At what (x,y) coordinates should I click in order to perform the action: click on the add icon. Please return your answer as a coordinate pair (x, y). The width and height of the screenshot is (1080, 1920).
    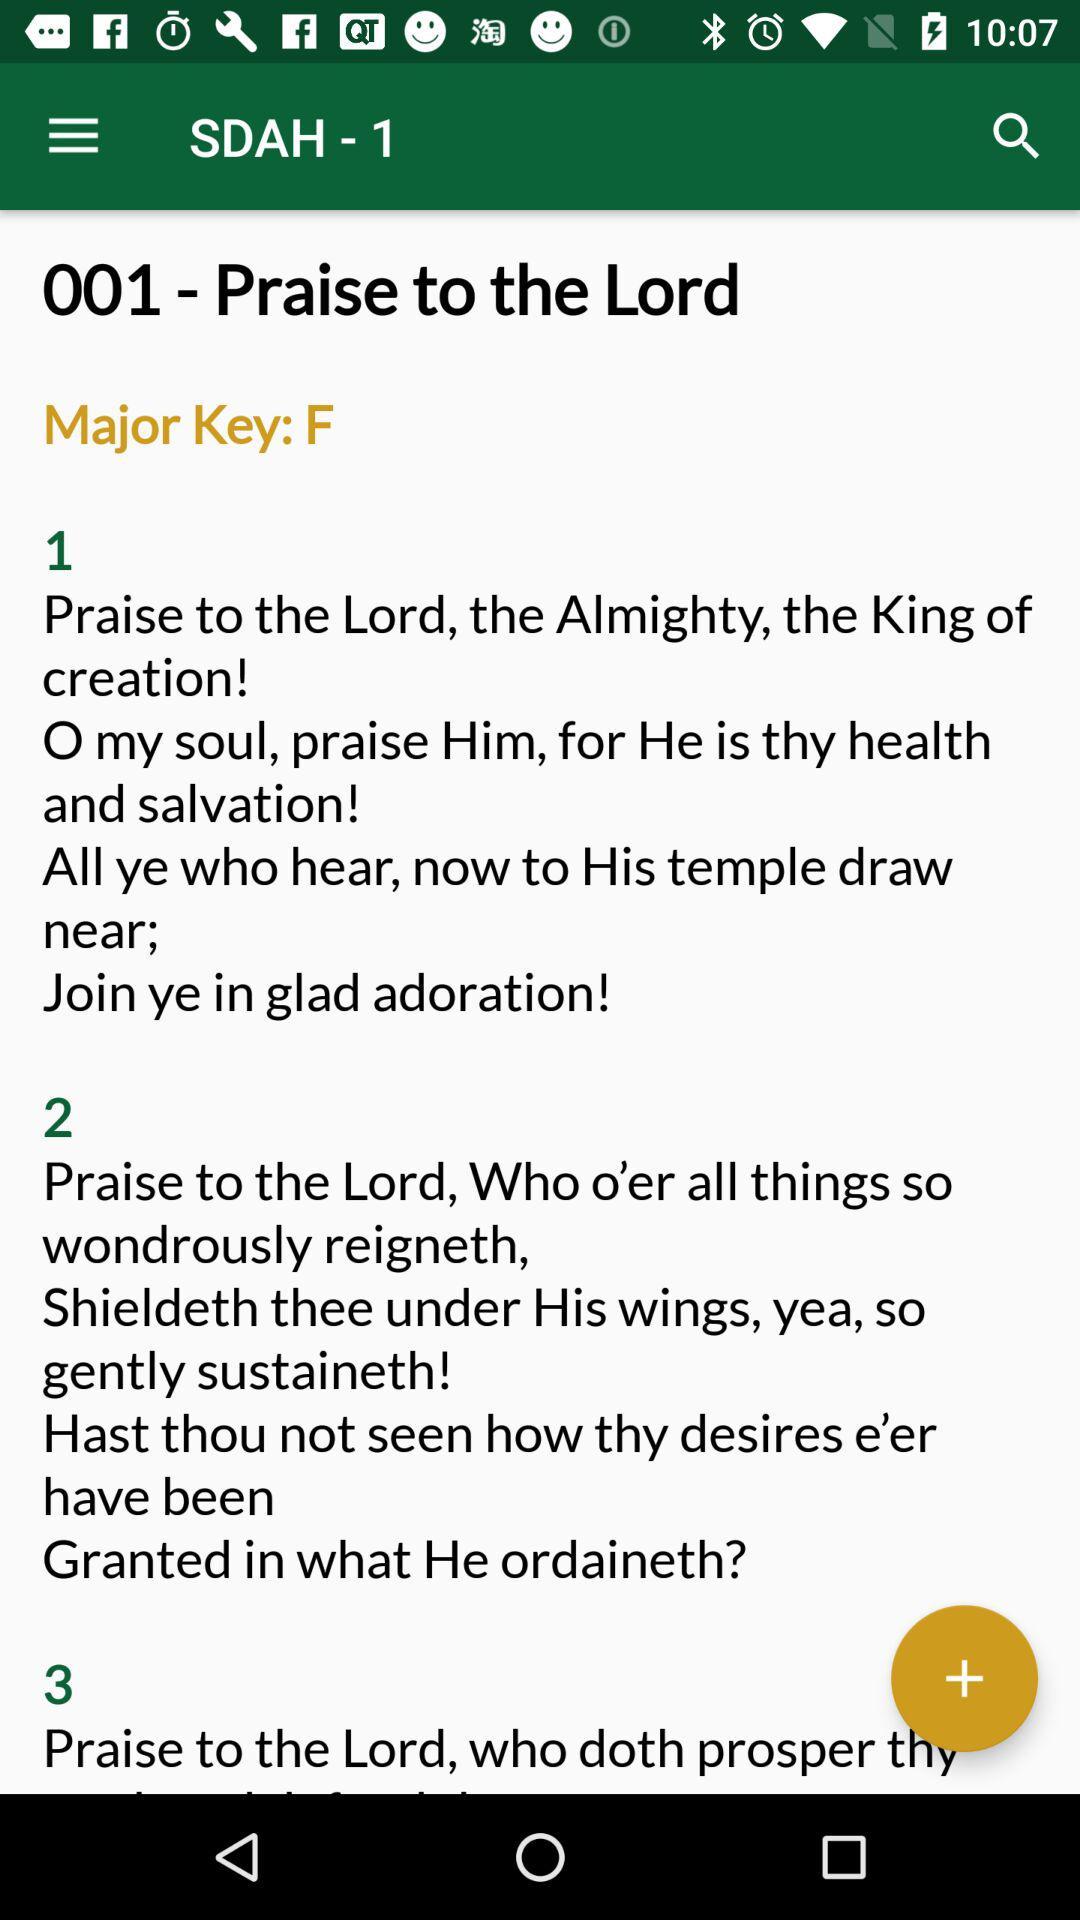
    Looking at the image, I should click on (963, 1678).